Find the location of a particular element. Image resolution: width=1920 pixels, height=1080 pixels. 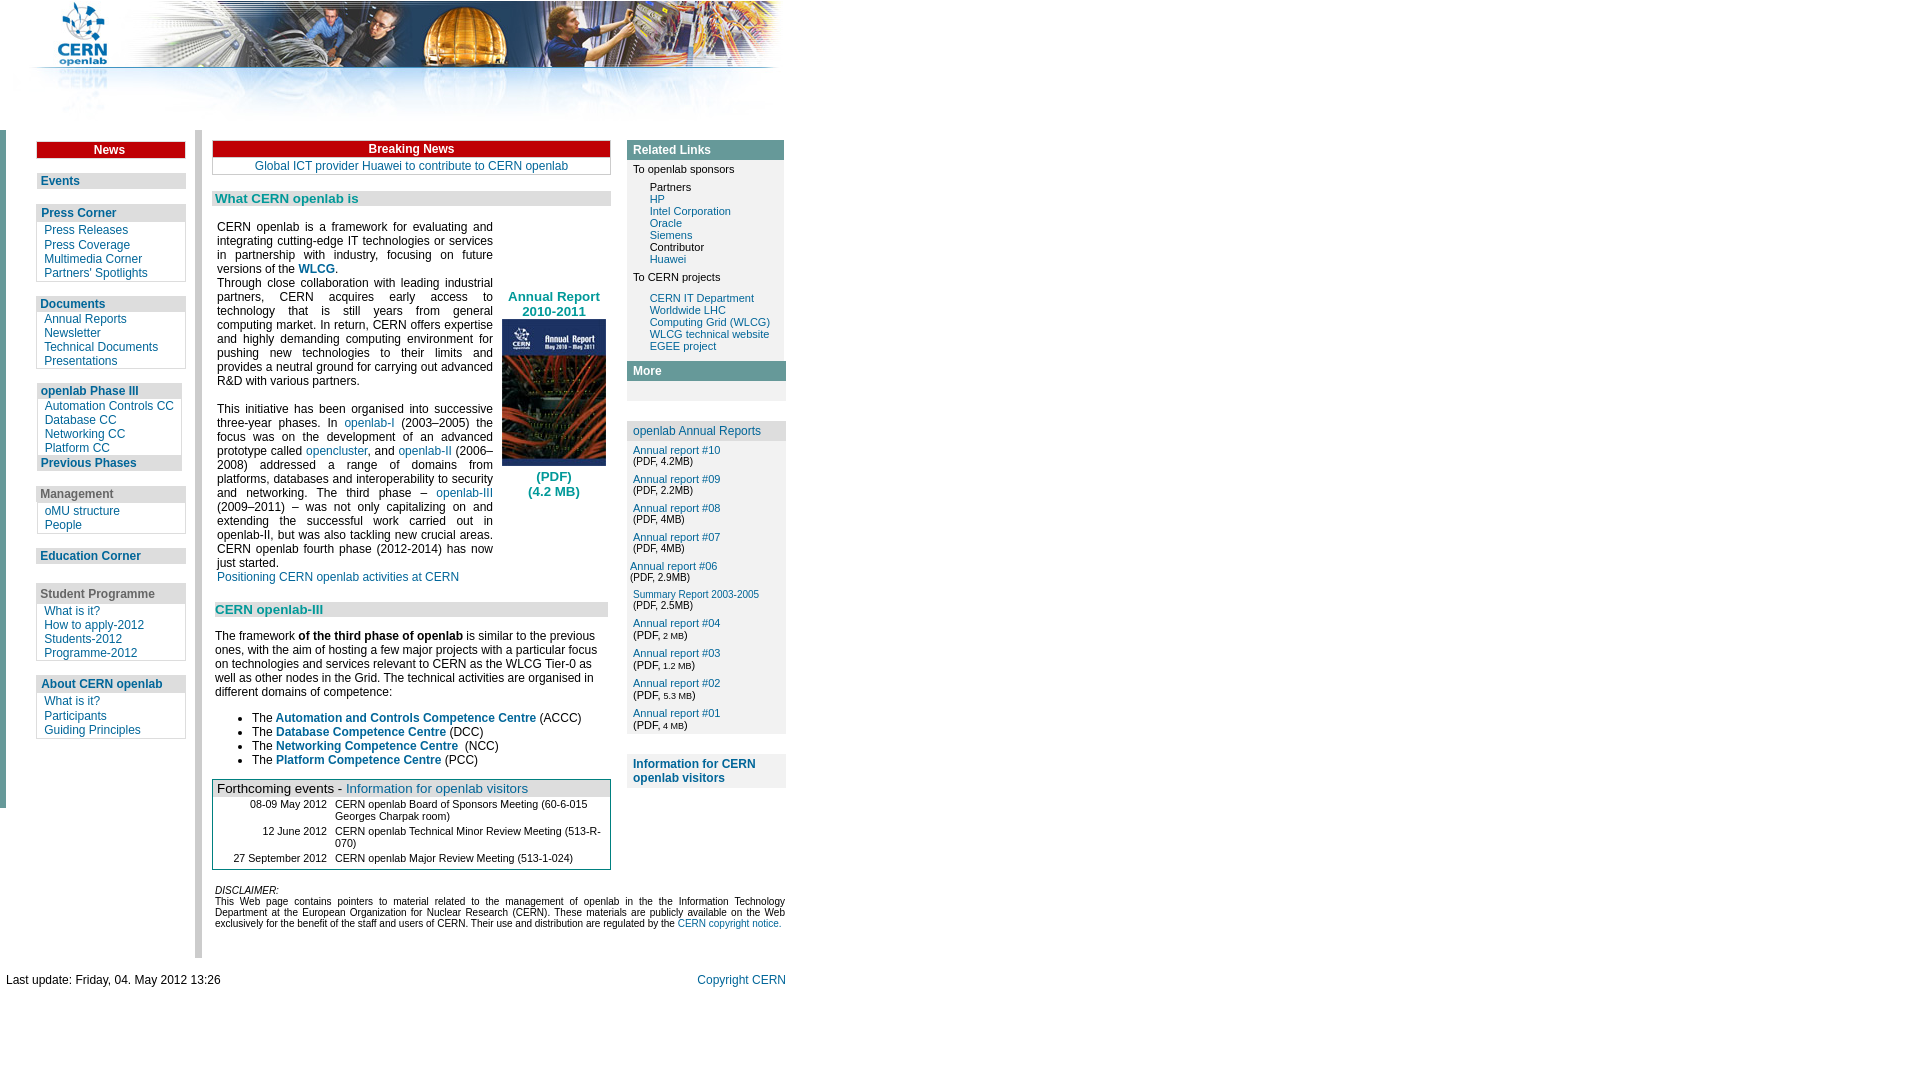

'WLCG' is located at coordinates (315, 268).